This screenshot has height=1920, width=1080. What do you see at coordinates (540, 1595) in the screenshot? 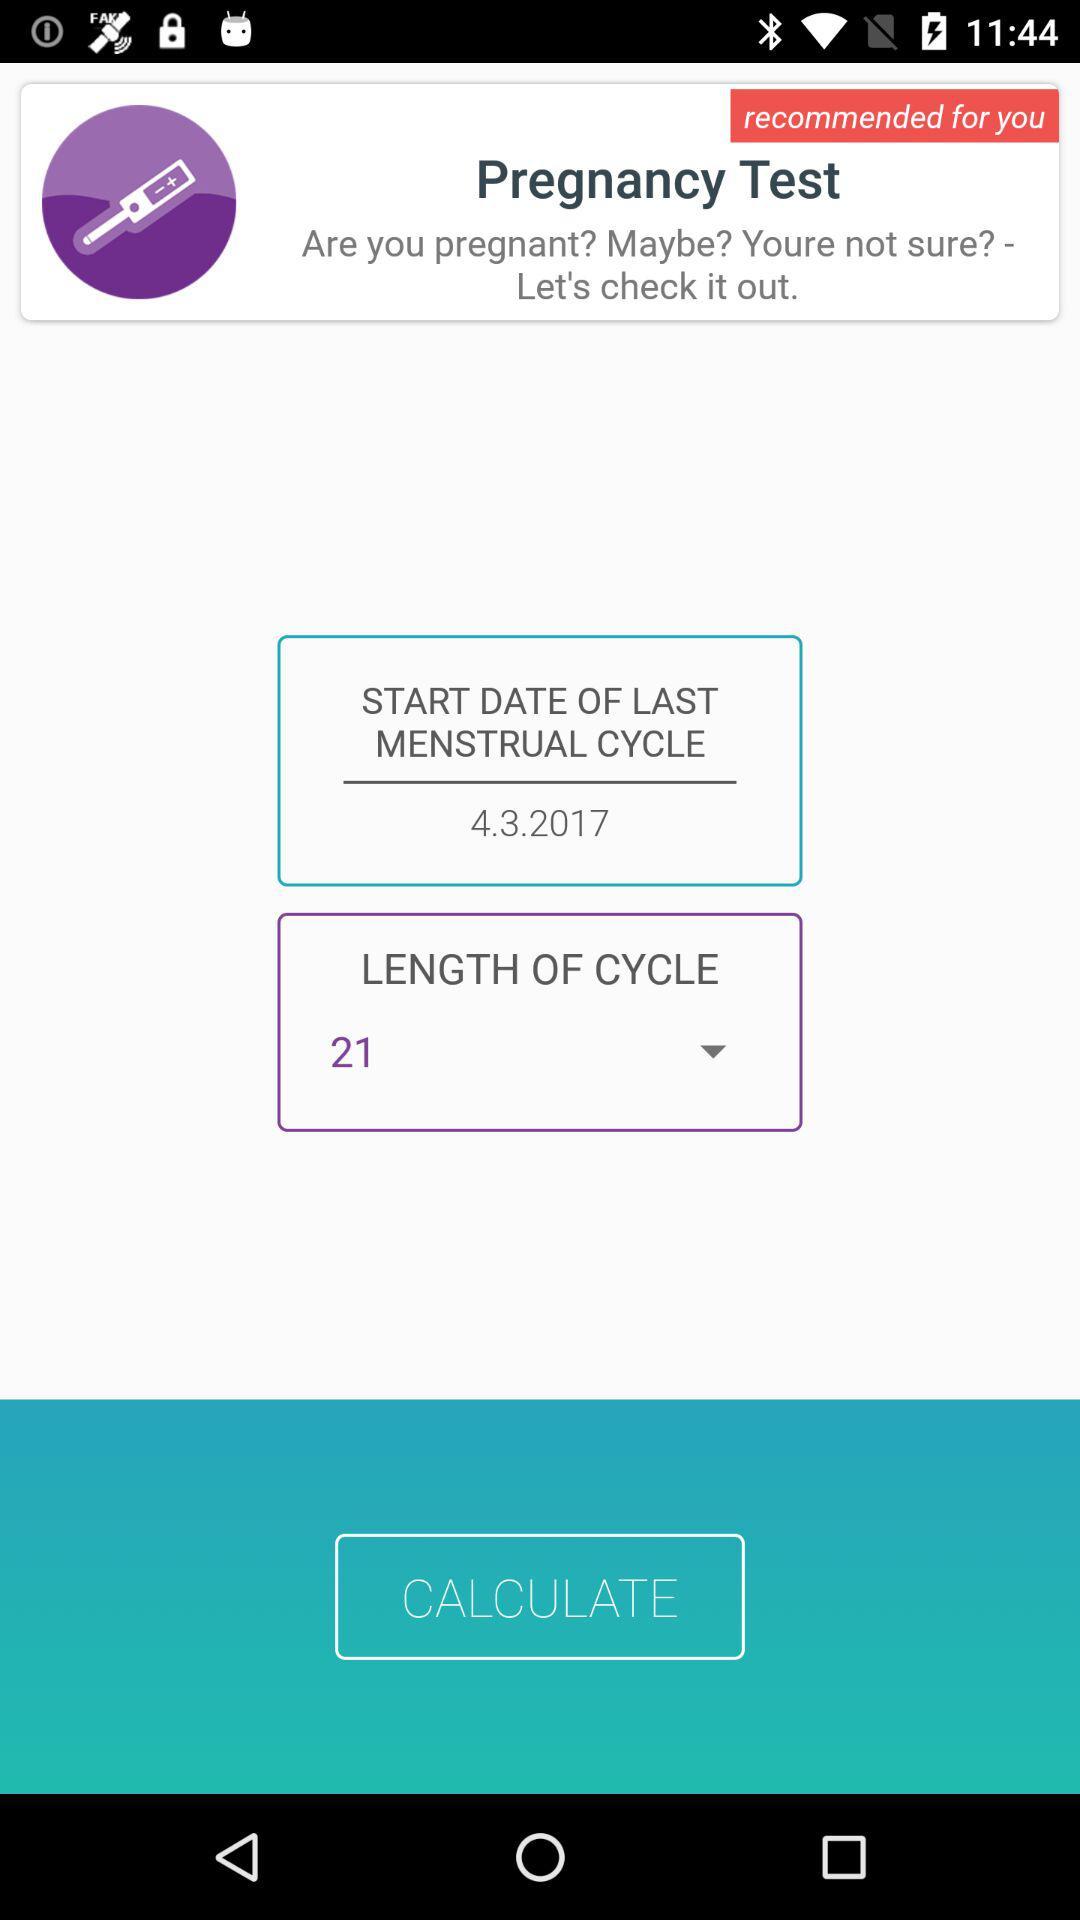
I see `the calculate button` at bounding box center [540, 1595].